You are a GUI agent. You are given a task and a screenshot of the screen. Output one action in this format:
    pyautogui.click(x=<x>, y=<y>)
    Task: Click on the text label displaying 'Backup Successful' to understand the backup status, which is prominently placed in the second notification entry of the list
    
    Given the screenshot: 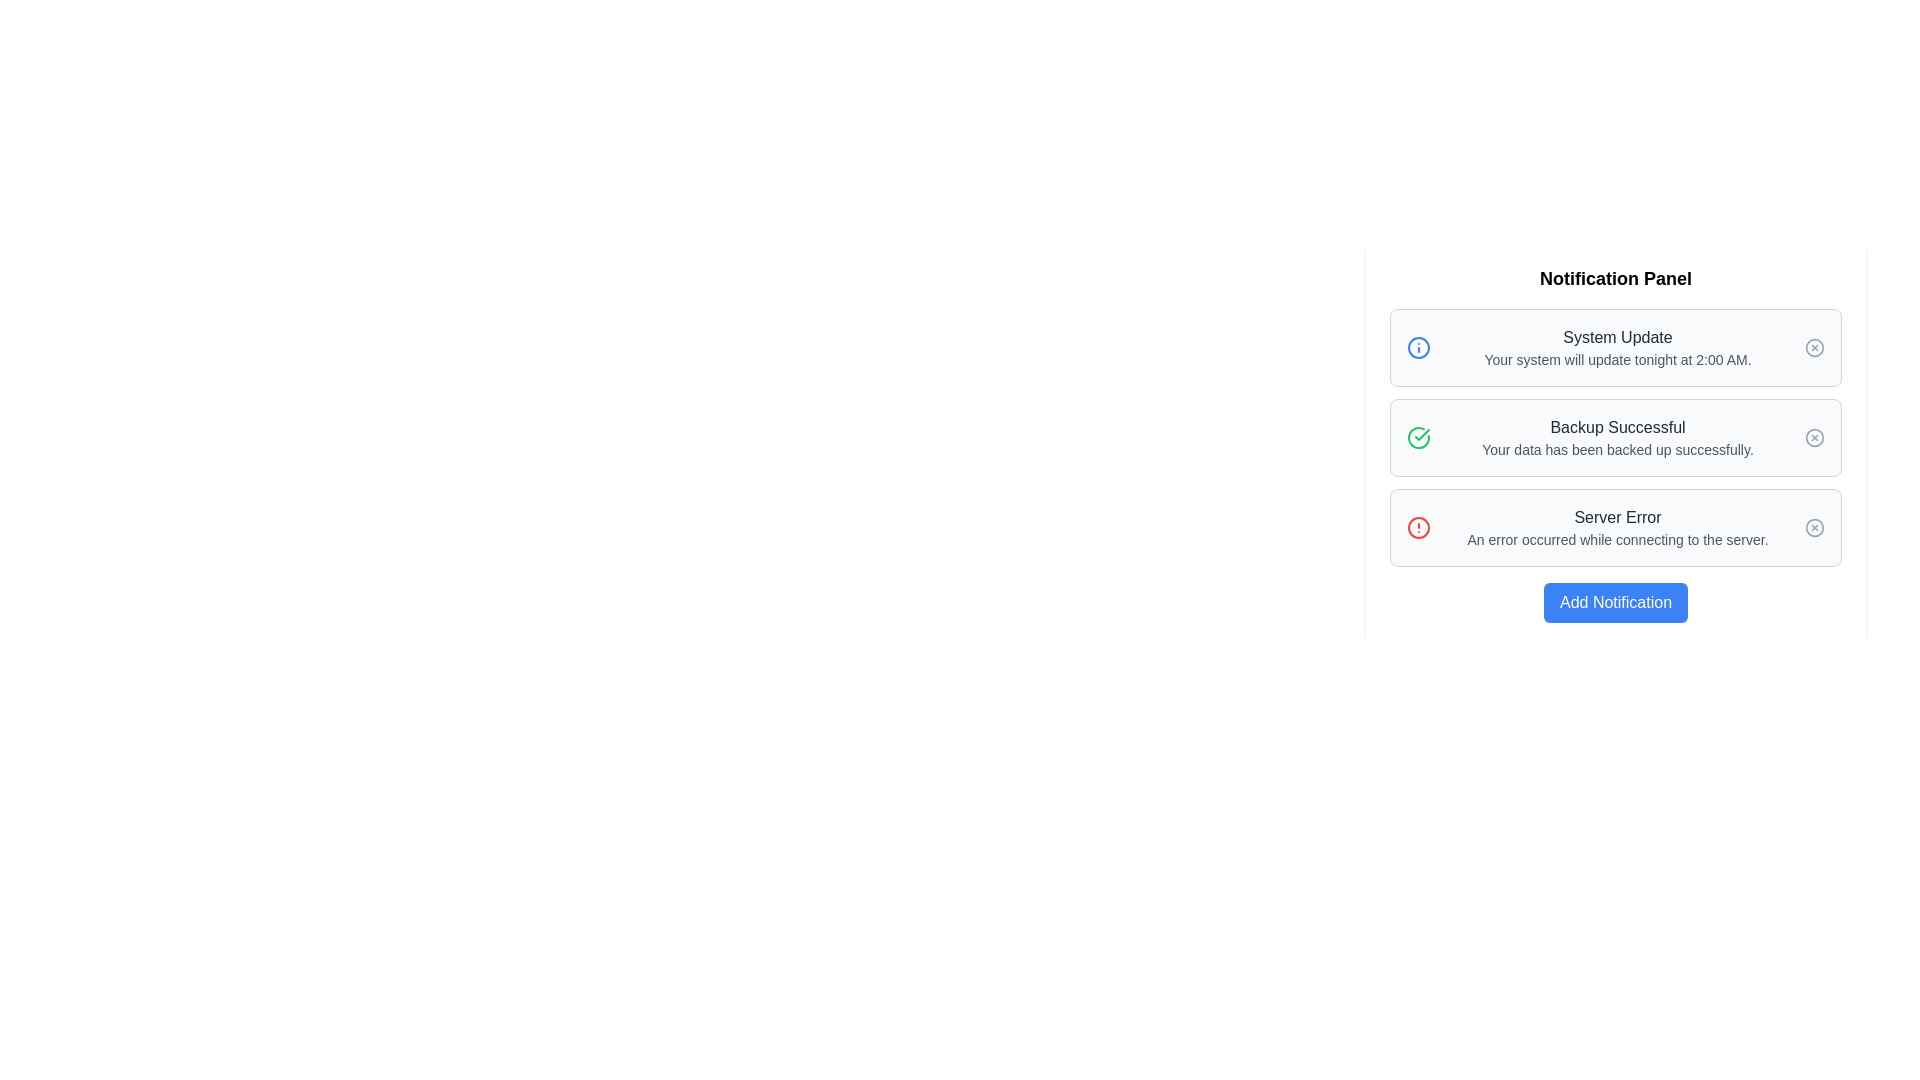 What is the action you would take?
    pyautogui.click(x=1617, y=427)
    